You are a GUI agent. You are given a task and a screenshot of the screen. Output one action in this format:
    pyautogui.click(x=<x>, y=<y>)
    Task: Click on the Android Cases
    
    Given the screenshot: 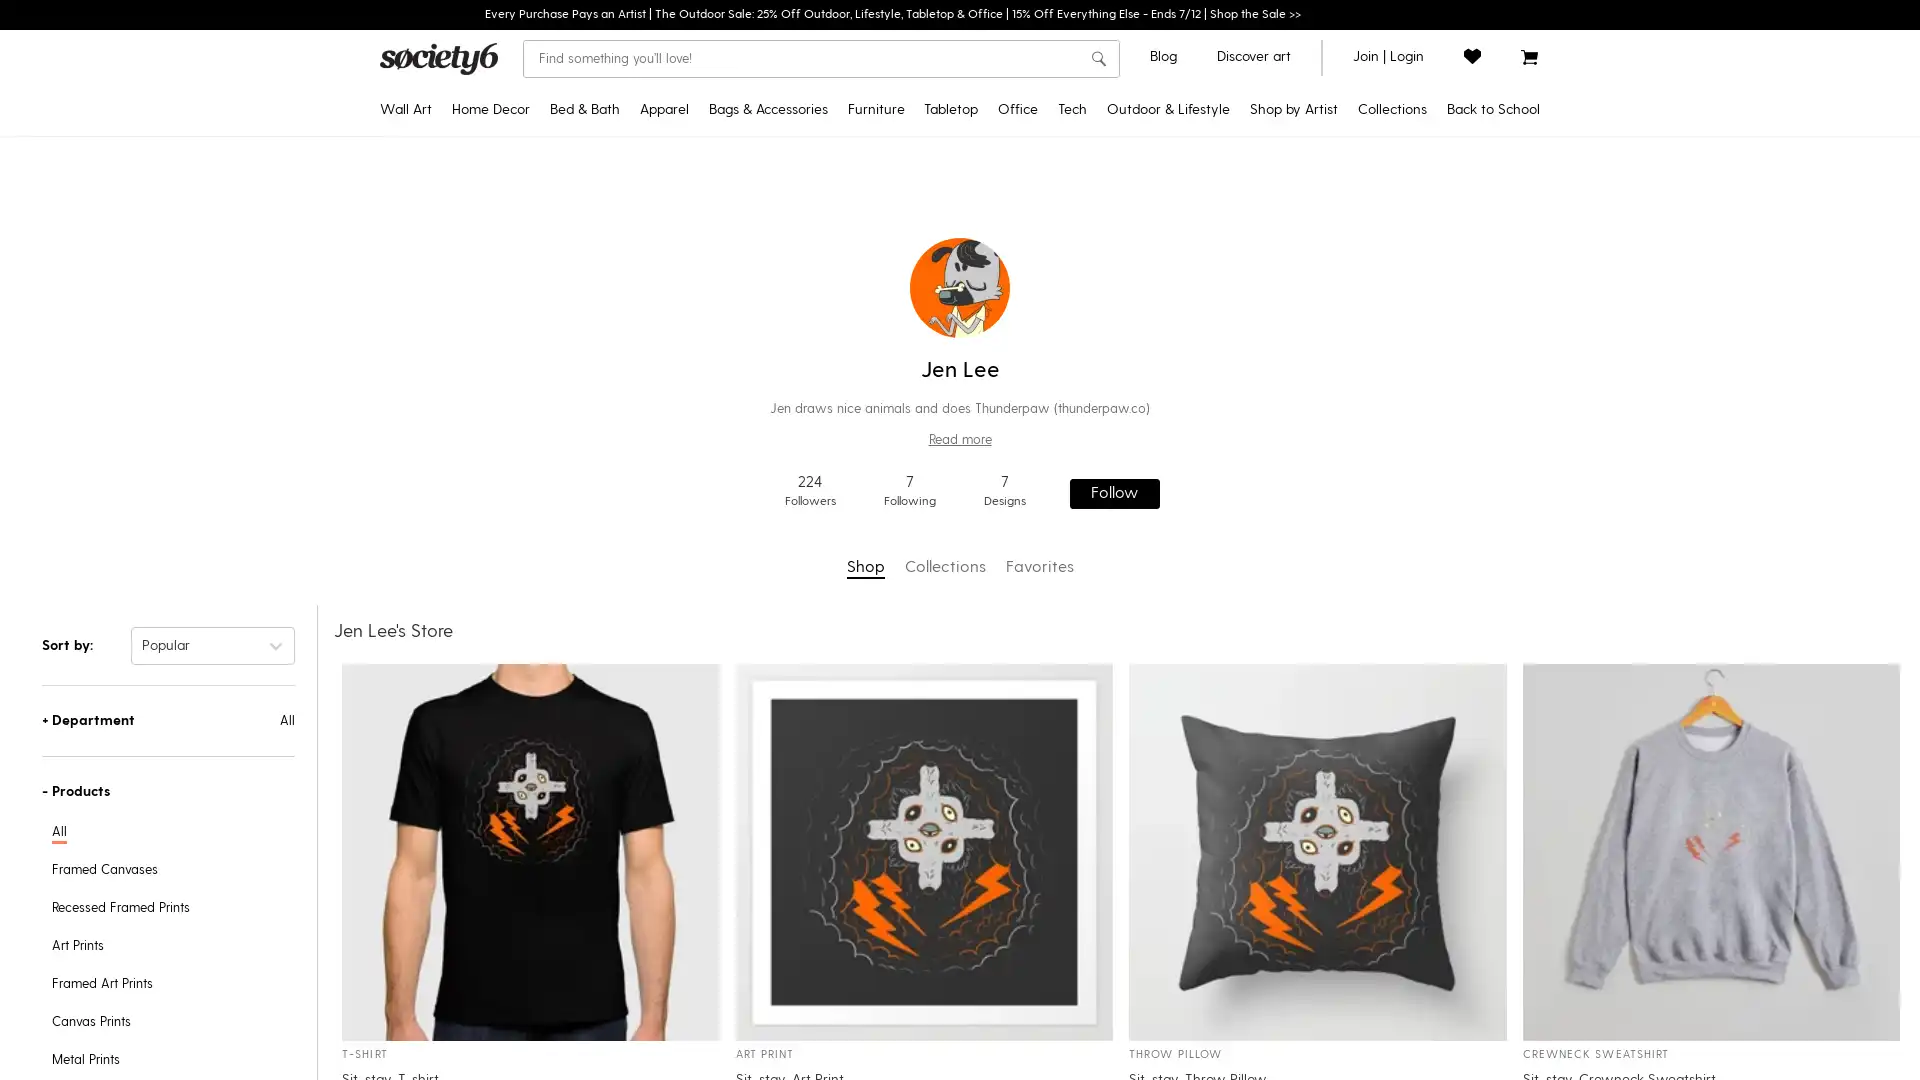 What is the action you would take?
    pyautogui.click(x=1143, y=192)
    